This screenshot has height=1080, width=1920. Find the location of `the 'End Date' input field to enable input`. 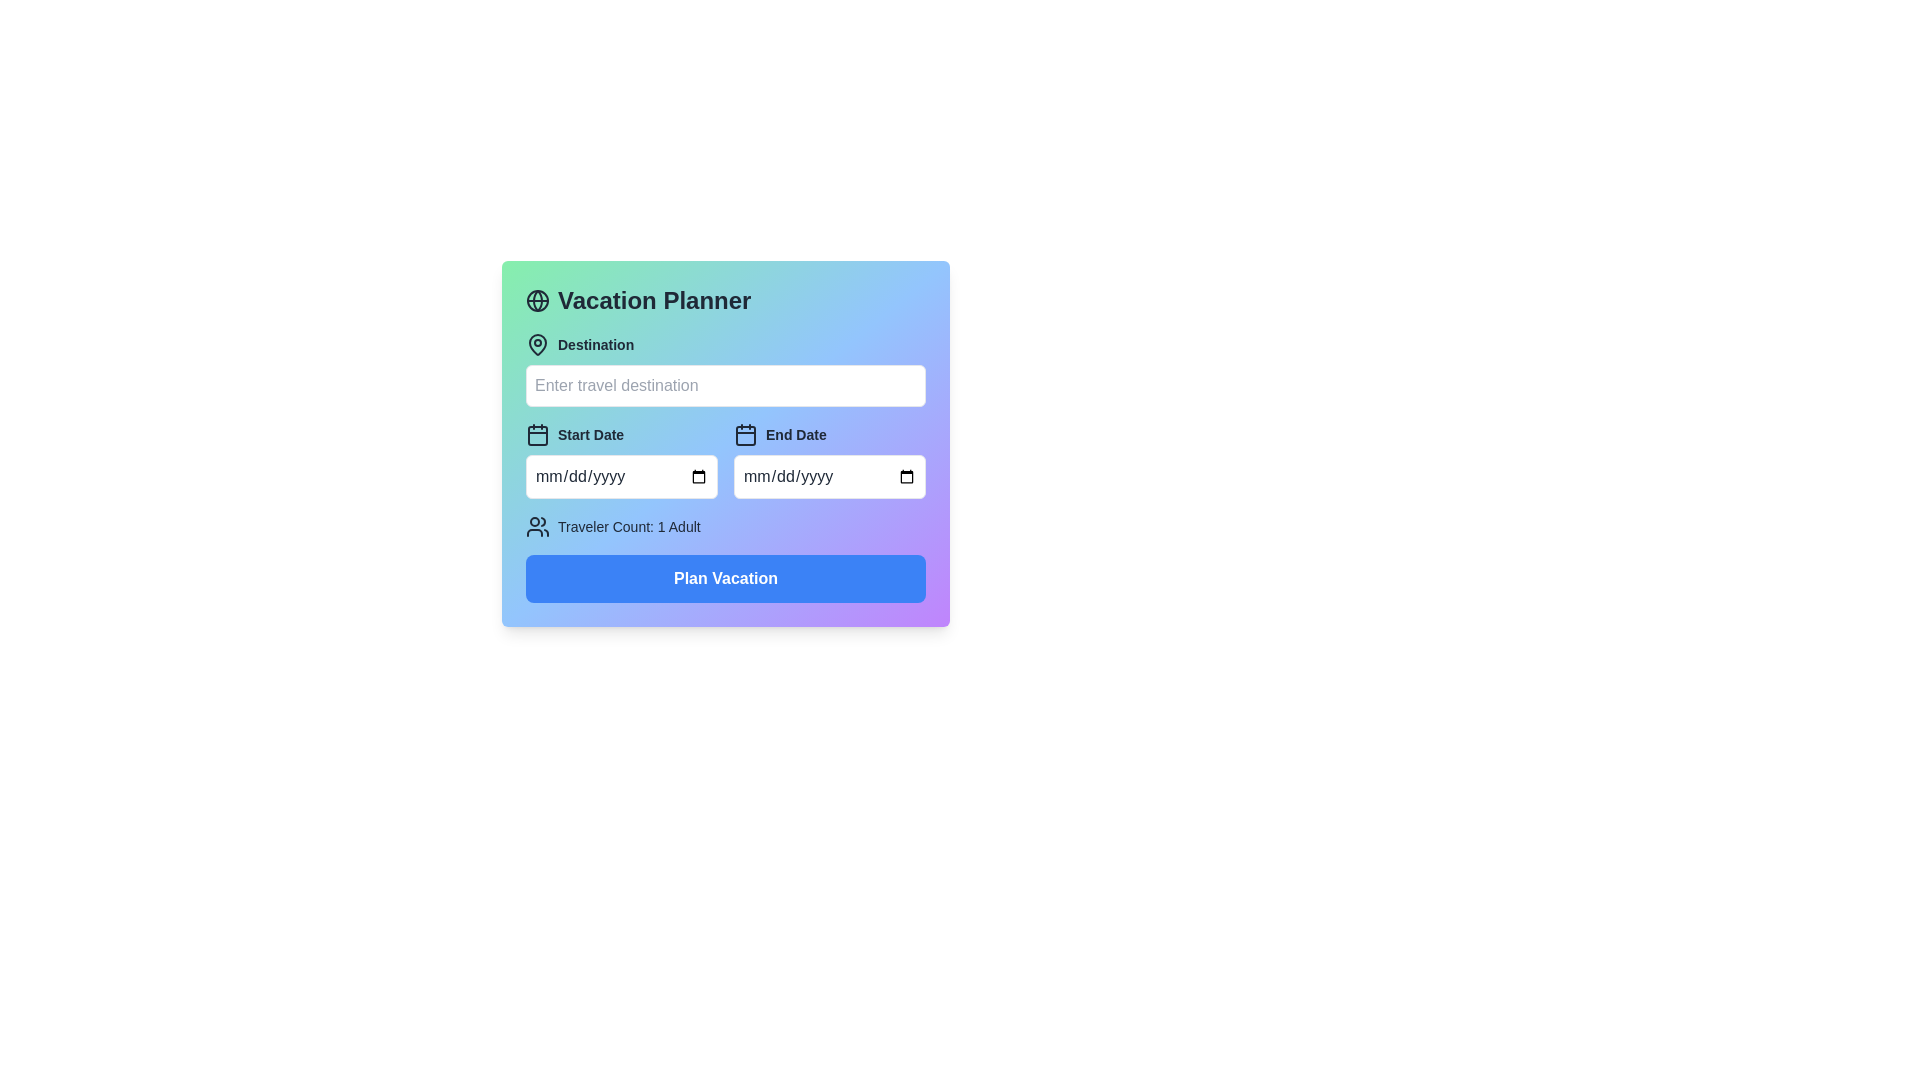

the 'End Date' input field to enable input is located at coordinates (830, 477).